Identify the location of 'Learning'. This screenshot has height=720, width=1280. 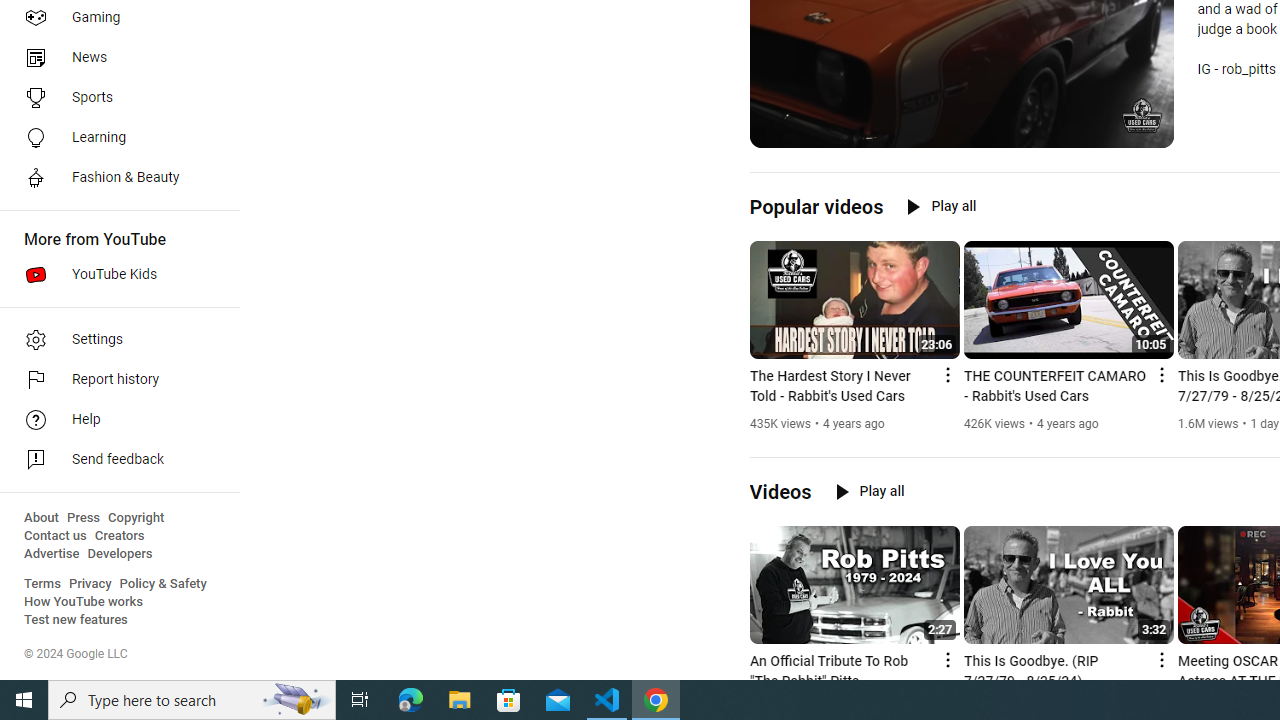
(112, 136).